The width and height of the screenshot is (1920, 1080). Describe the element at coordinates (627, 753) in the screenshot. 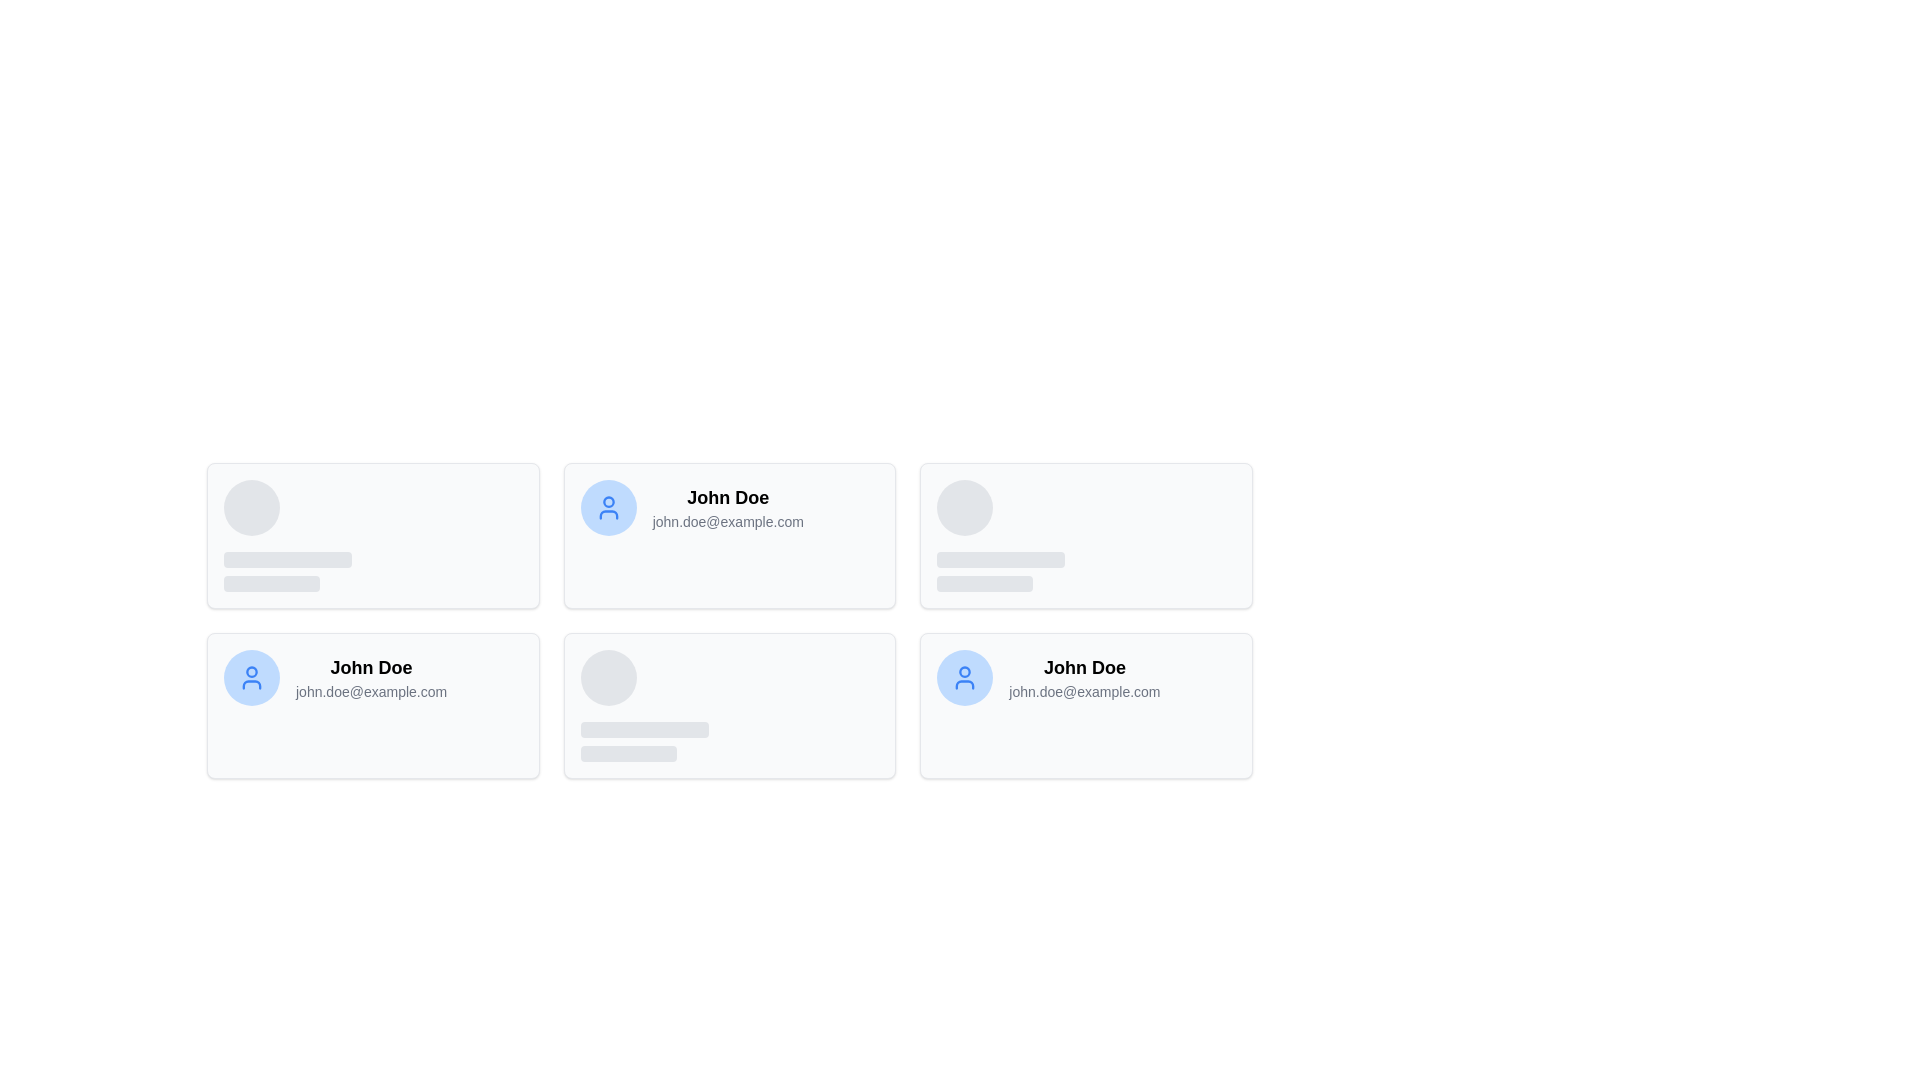

I see `the placeholder bar, which is a narrow, horizontal rectangle with a light gray background and slightly rounded corners, located within a card component in the bottom row, second column of the grid layout` at that location.